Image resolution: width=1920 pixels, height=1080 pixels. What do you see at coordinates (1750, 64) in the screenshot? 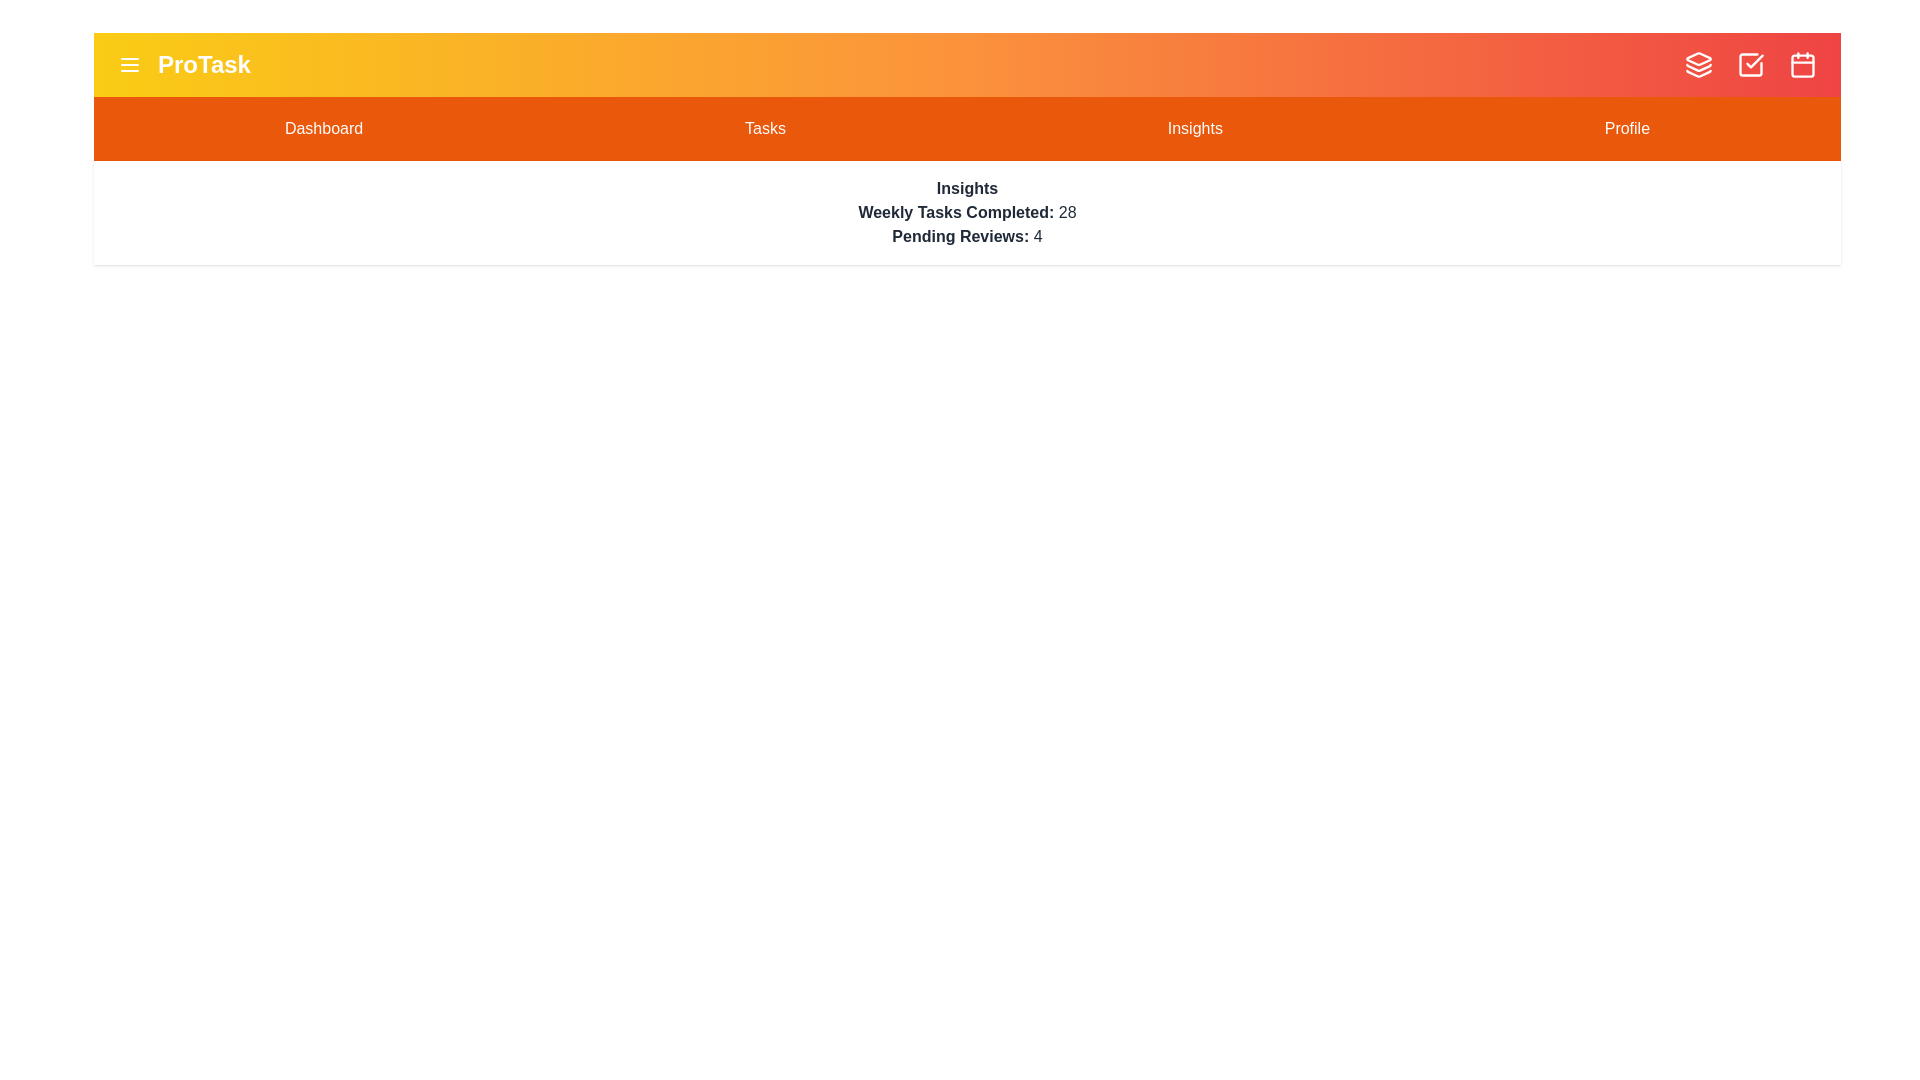
I see `the CheckSquare icon in the top-right corner` at bounding box center [1750, 64].